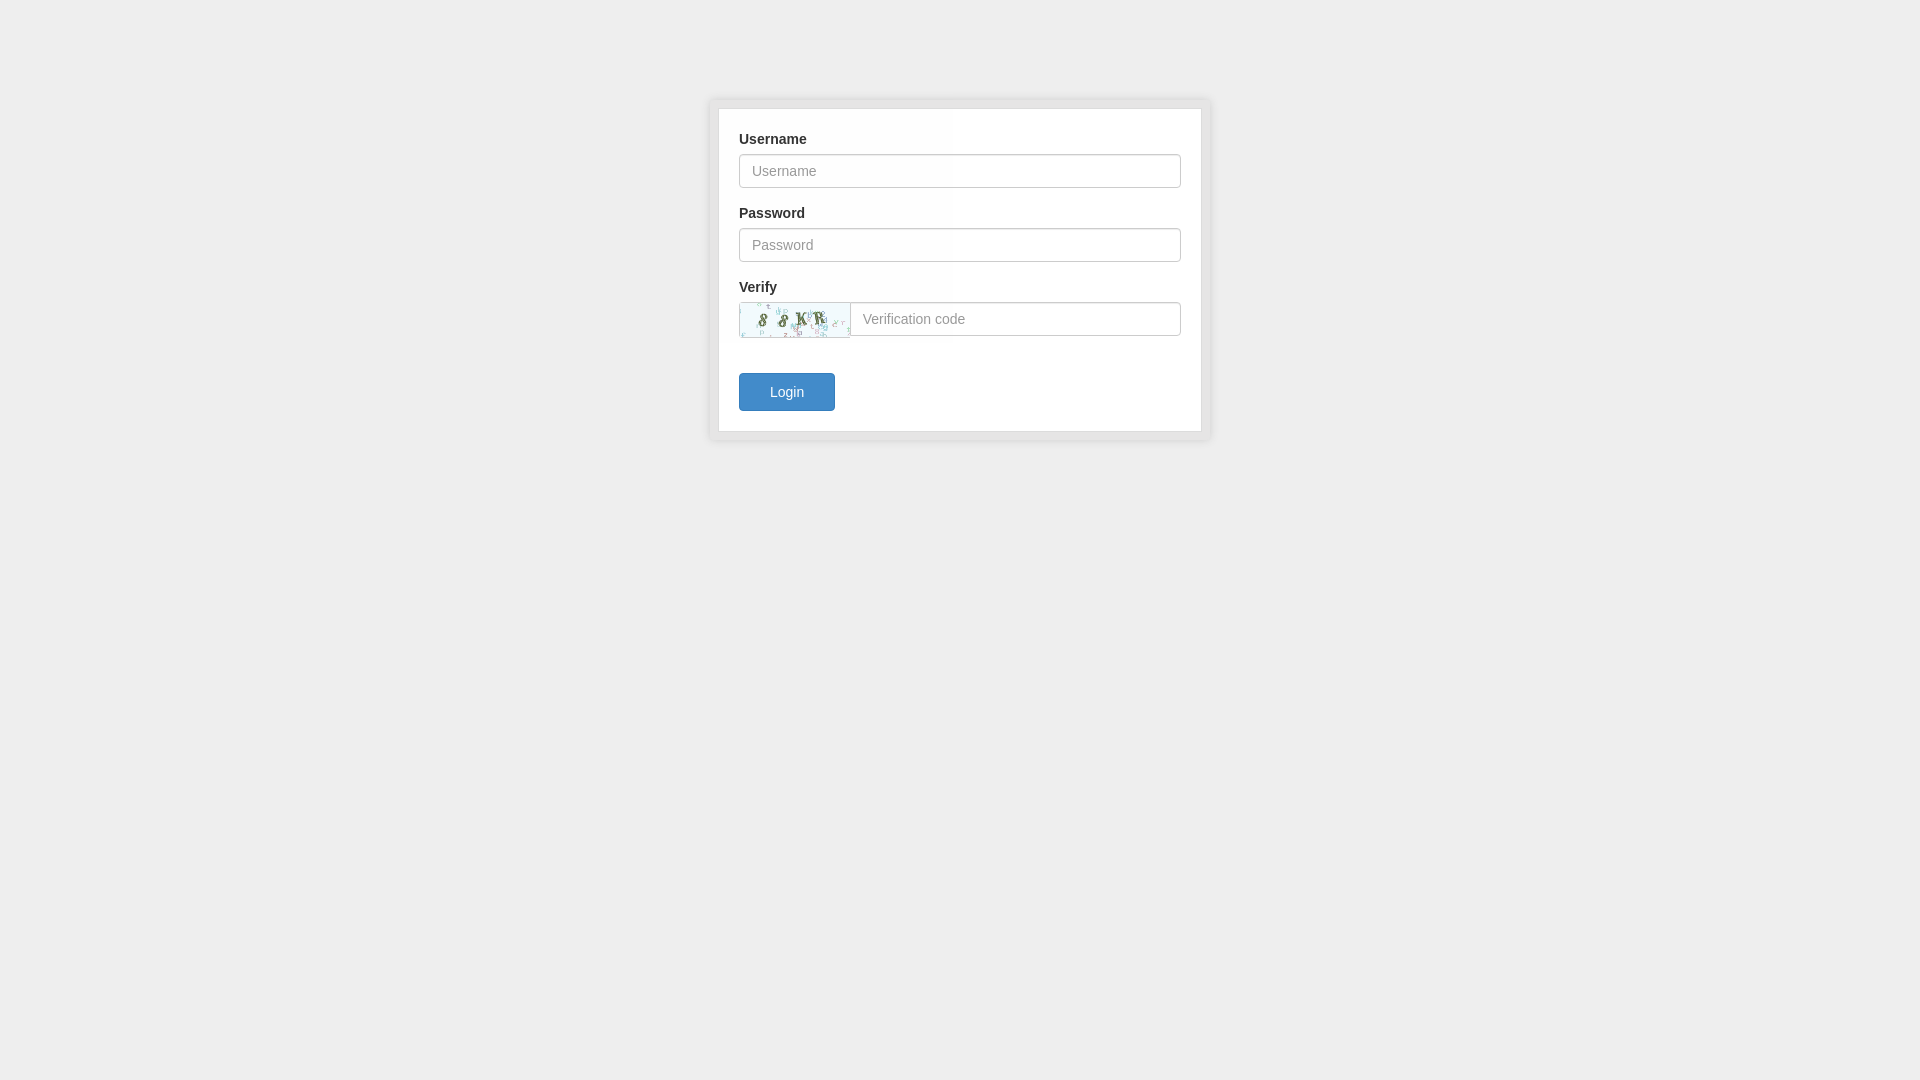 The width and height of the screenshot is (1920, 1080). Describe the element at coordinates (786, 392) in the screenshot. I see `'Login'` at that location.